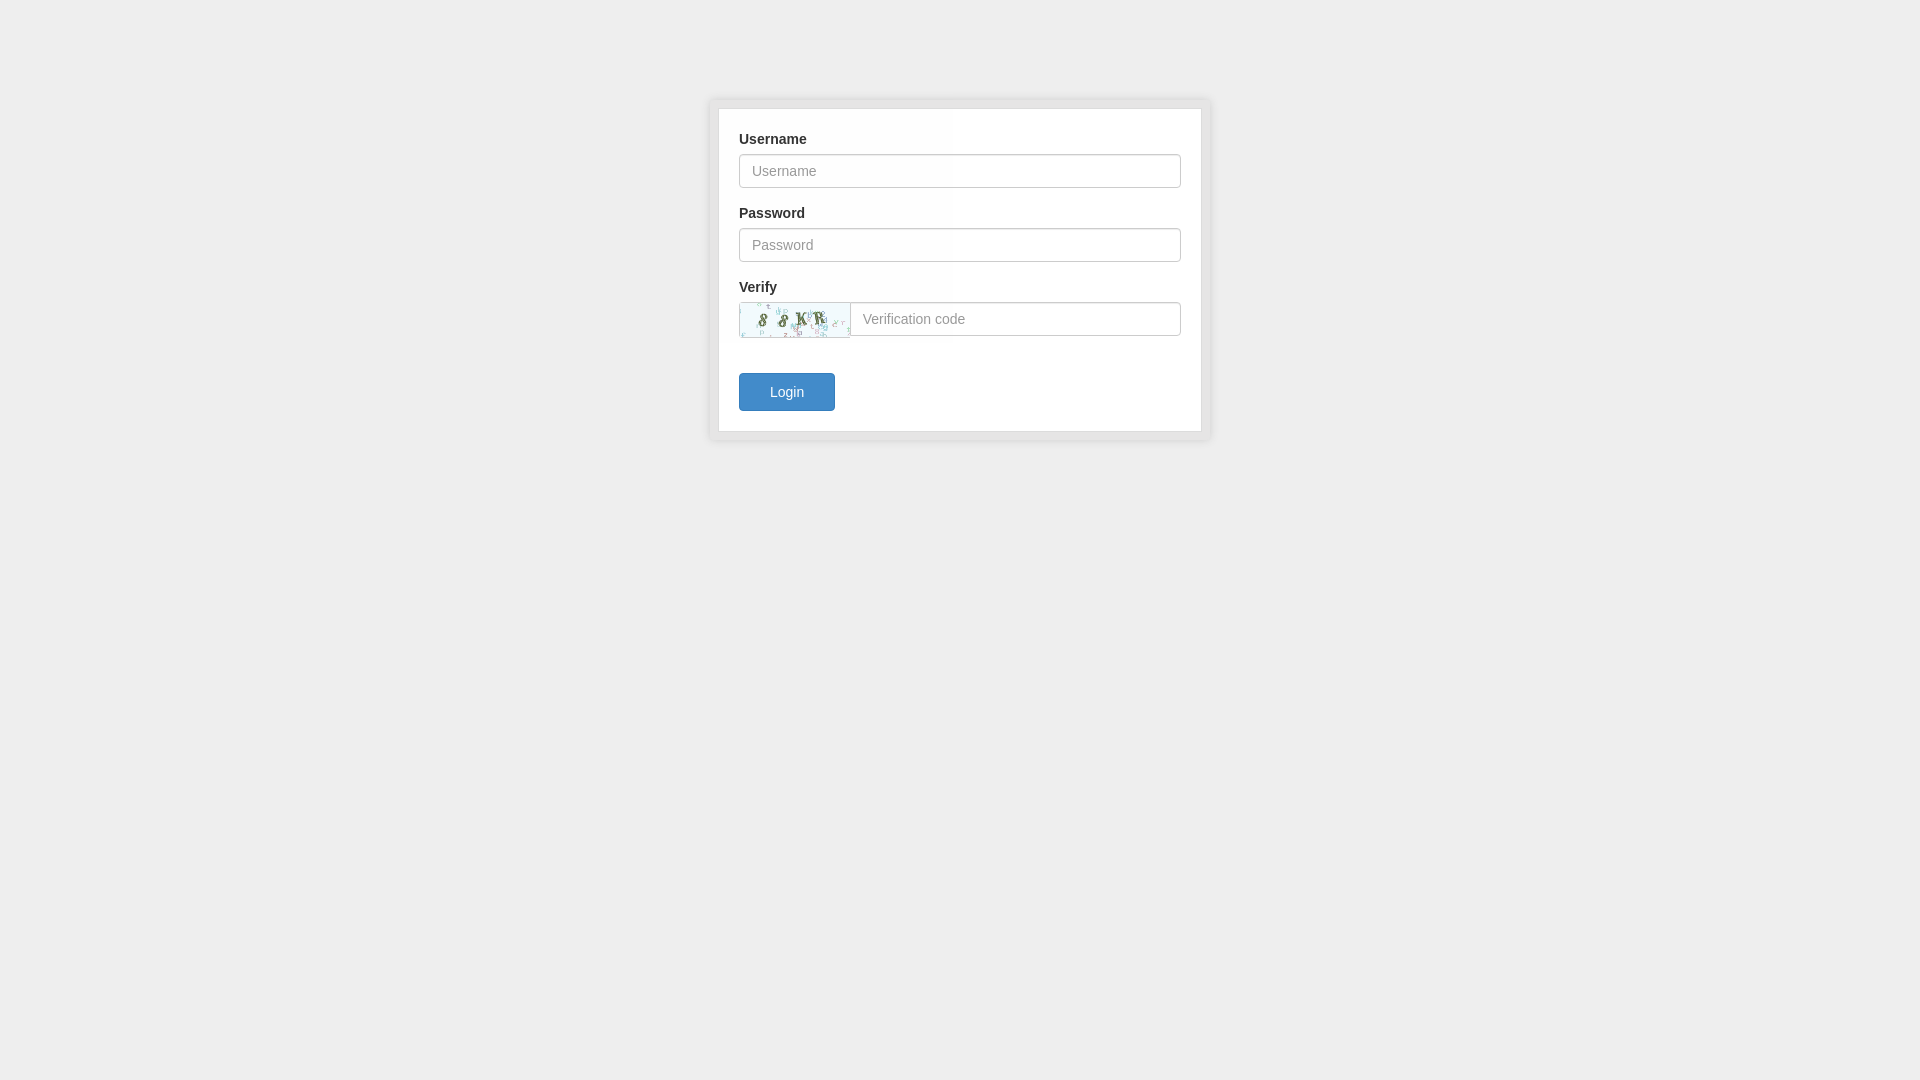 The width and height of the screenshot is (1920, 1080). Describe the element at coordinates (786, 392) in the screenshot. I see `'Login'` at that location.